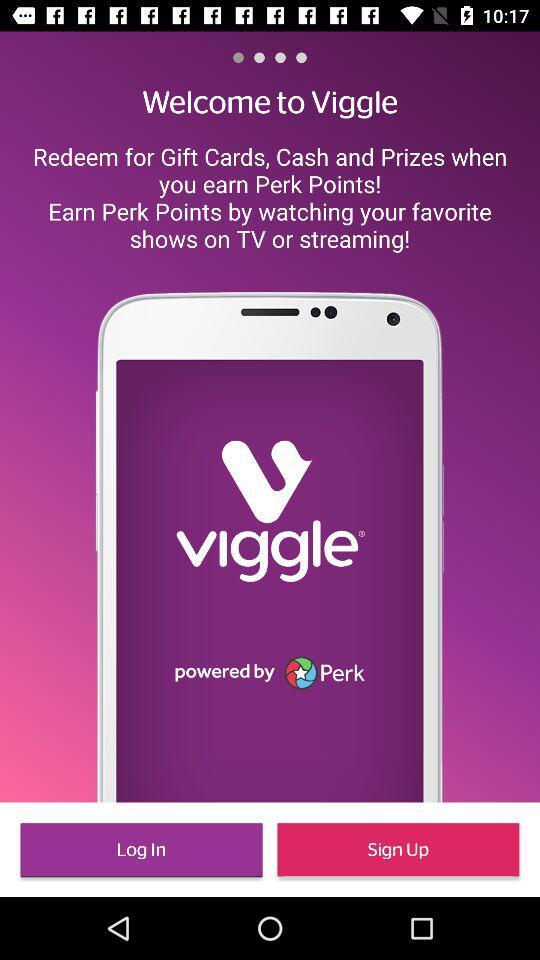  I want to click on icon next to sign up item, so click(140, 848).